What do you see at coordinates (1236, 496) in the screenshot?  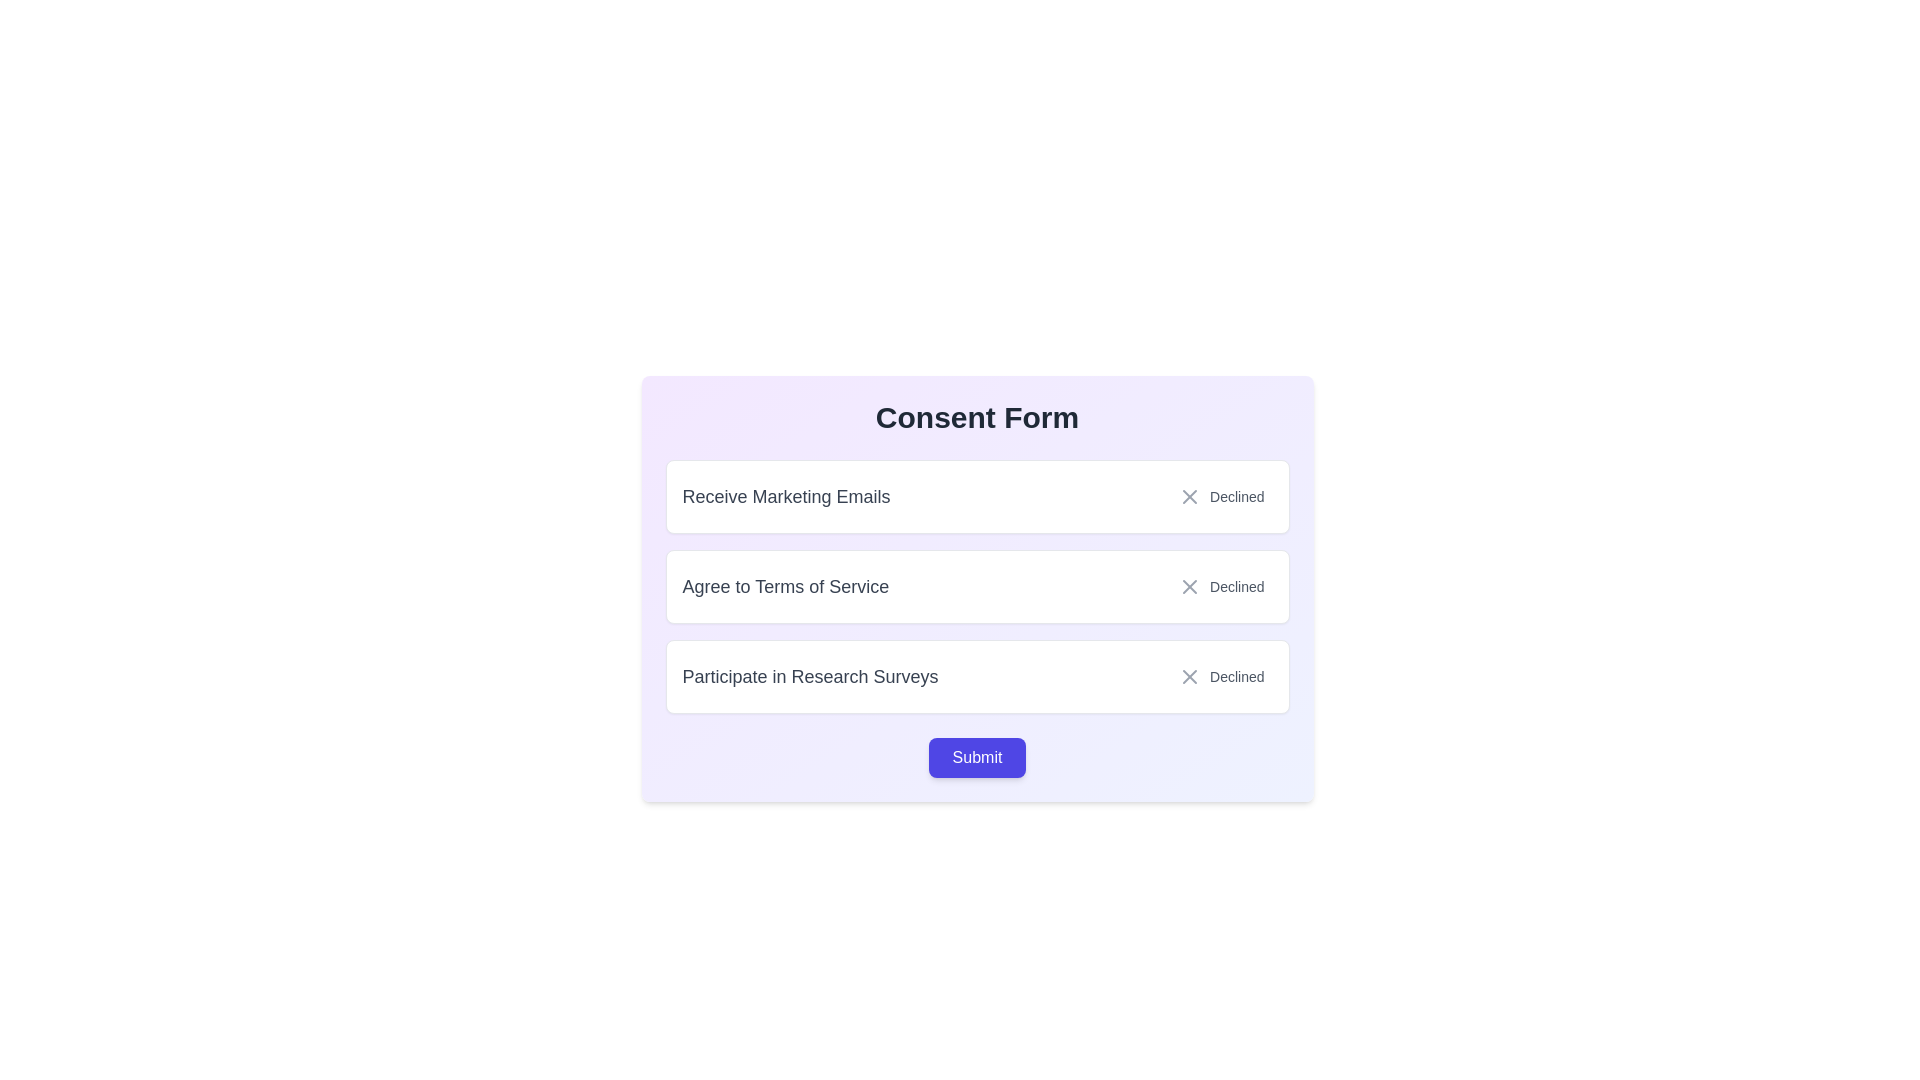 I see `the Text Label displaying the word 'Declined', which is styled in a smaller font size and grayish tone, located to the right of an 'X' icon within the first row beneath the 'Consent Form' header` at bounding box center [1236, 496].